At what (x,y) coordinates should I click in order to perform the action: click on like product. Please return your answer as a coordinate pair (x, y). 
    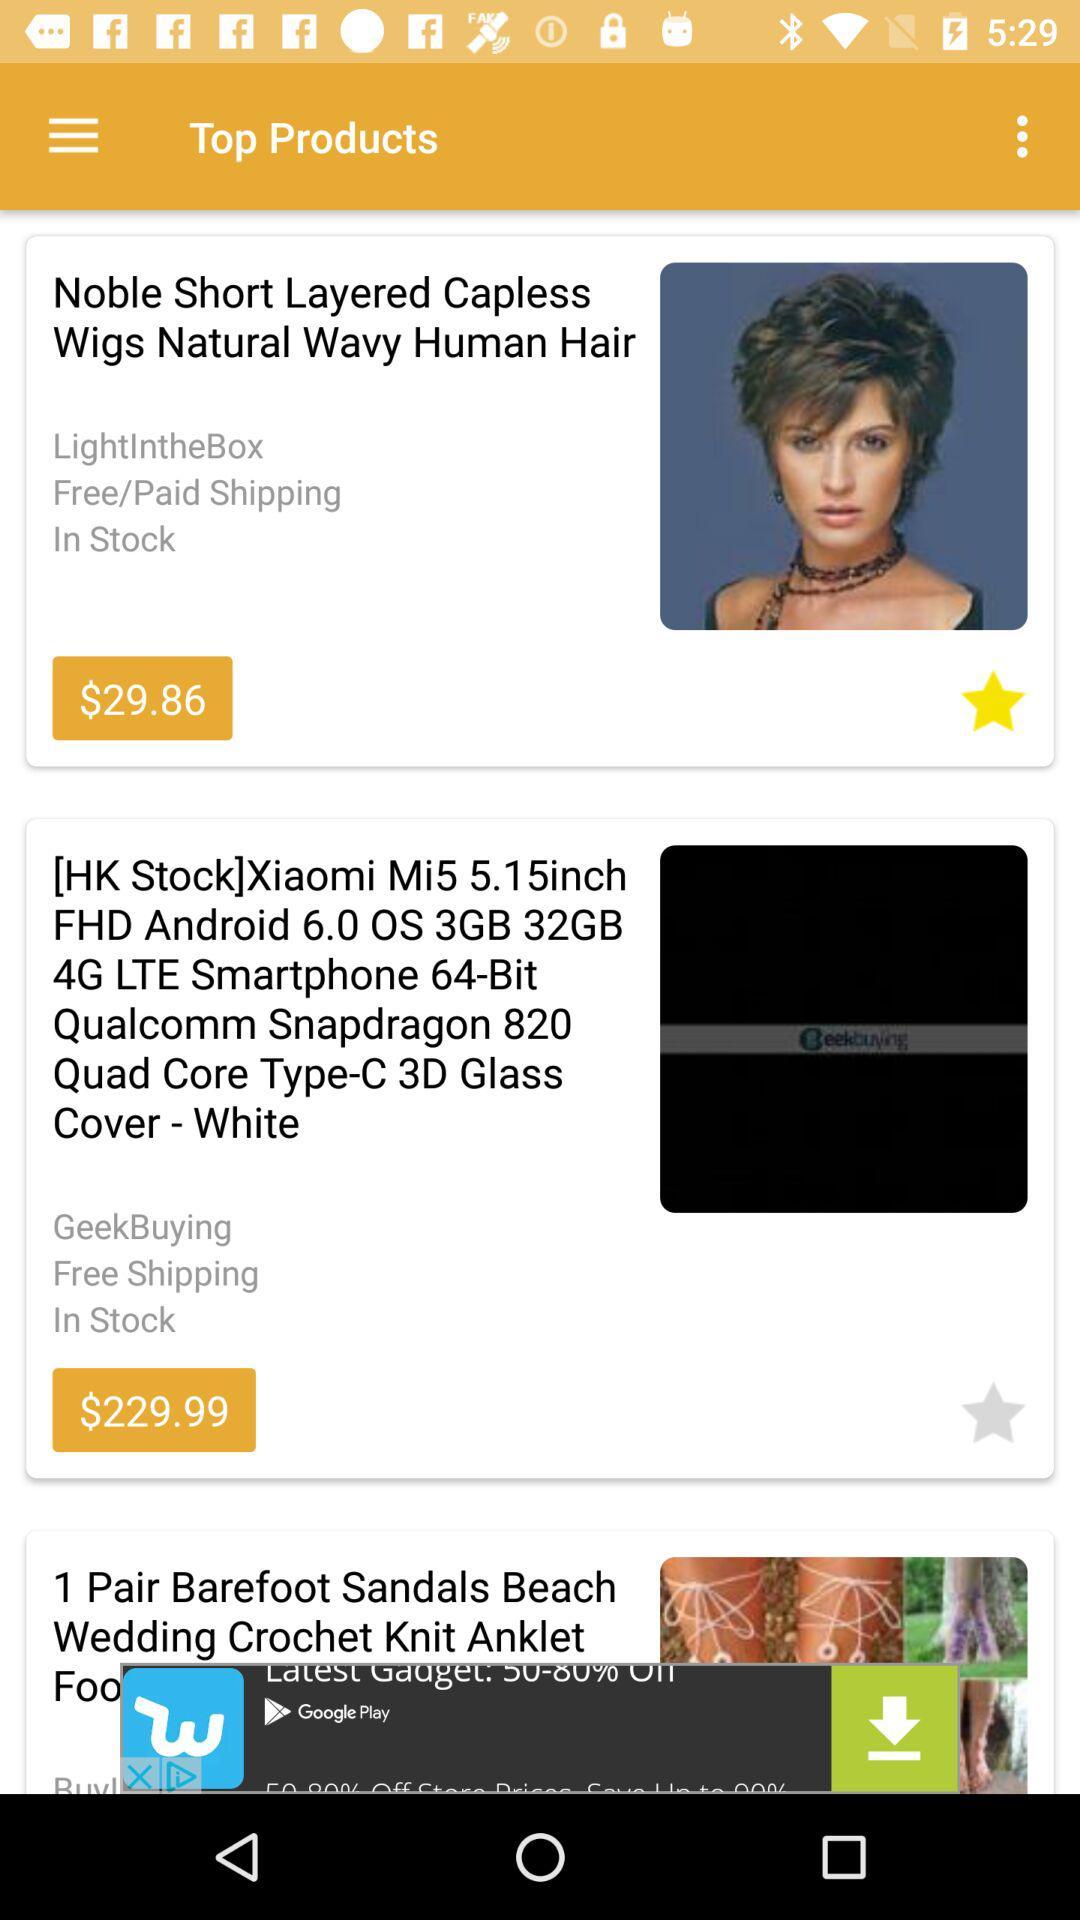
    Looking at the image, I should click on (993, 1405).